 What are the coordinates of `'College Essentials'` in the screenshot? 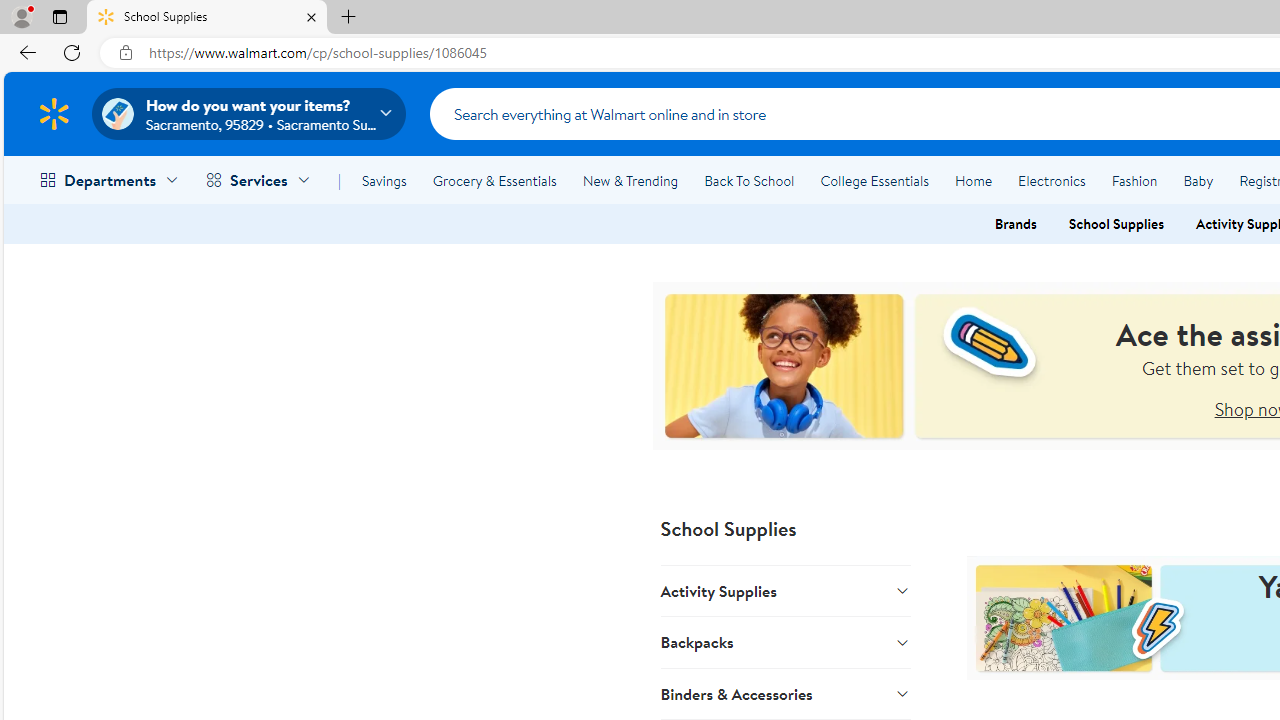 It's located at (874, 181).